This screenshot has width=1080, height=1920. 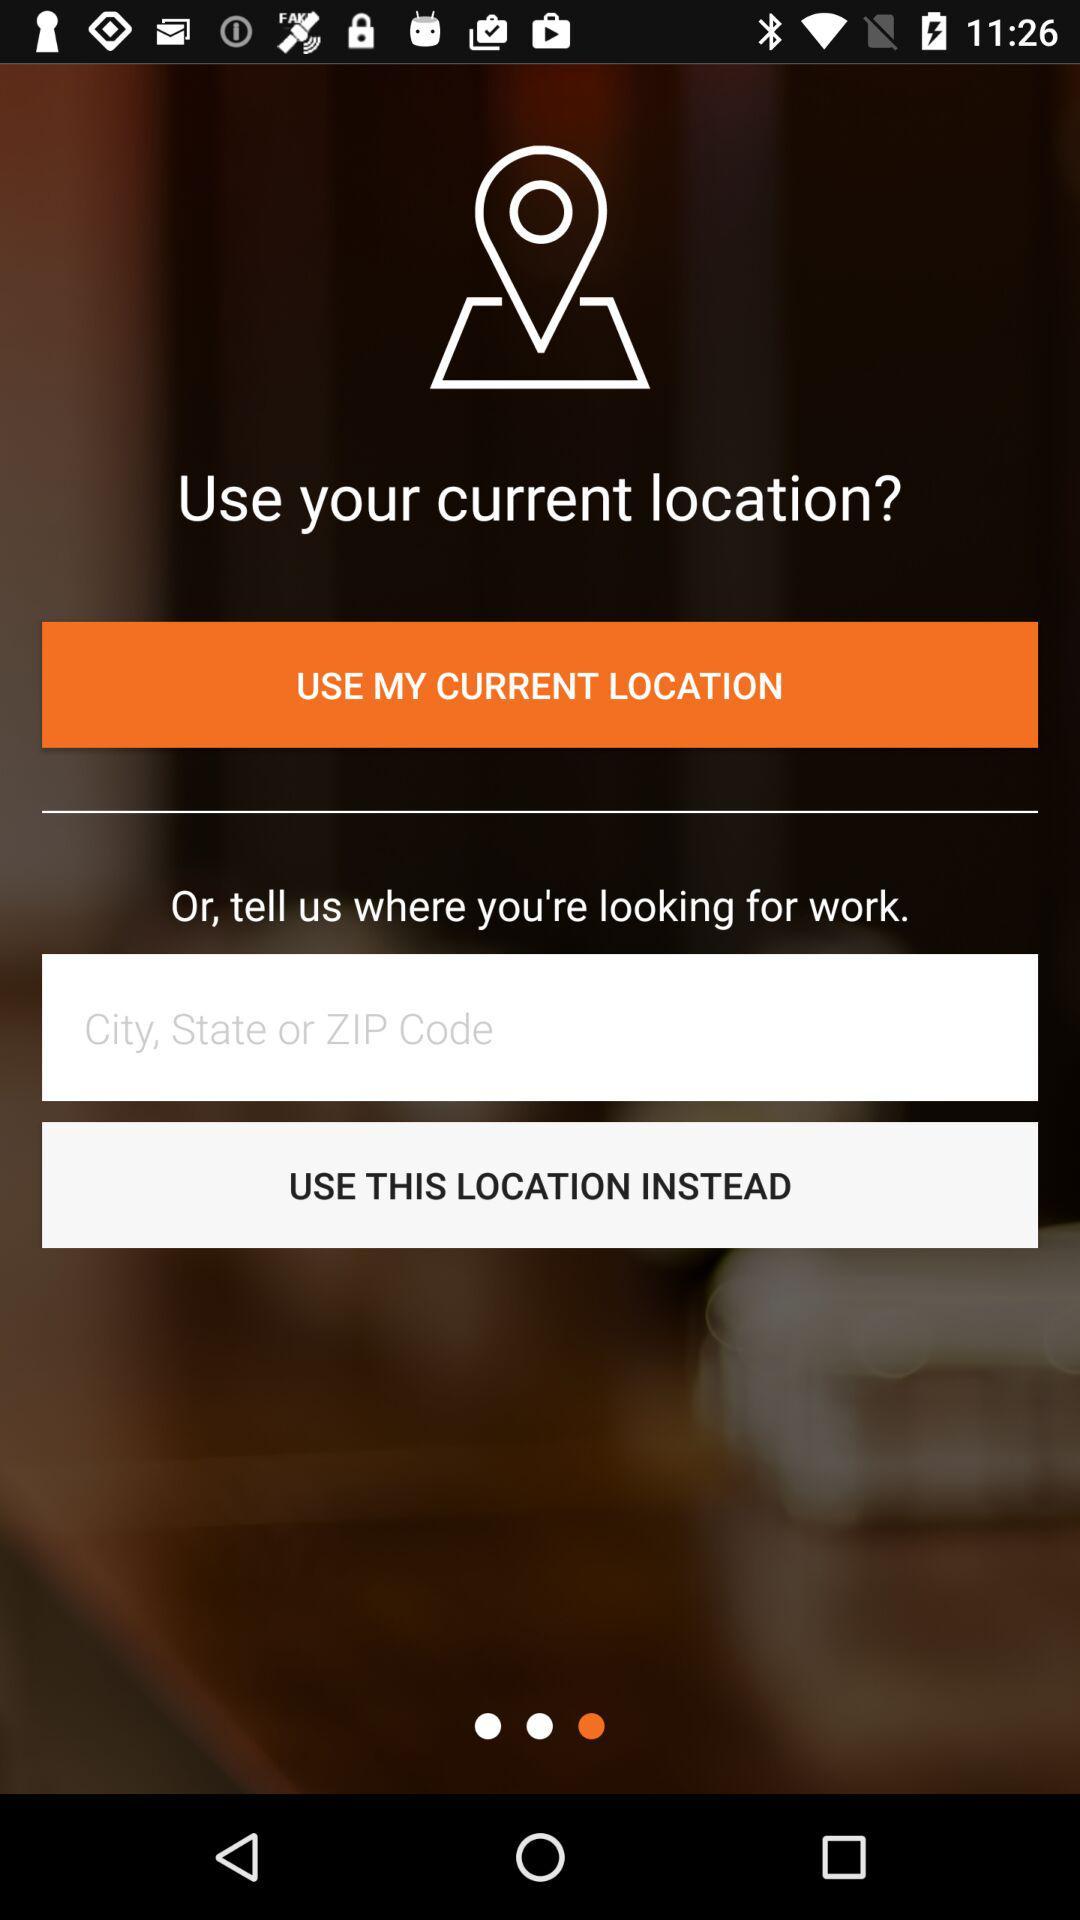 I want to click on jump to screen, so click(x=487, y=1725).